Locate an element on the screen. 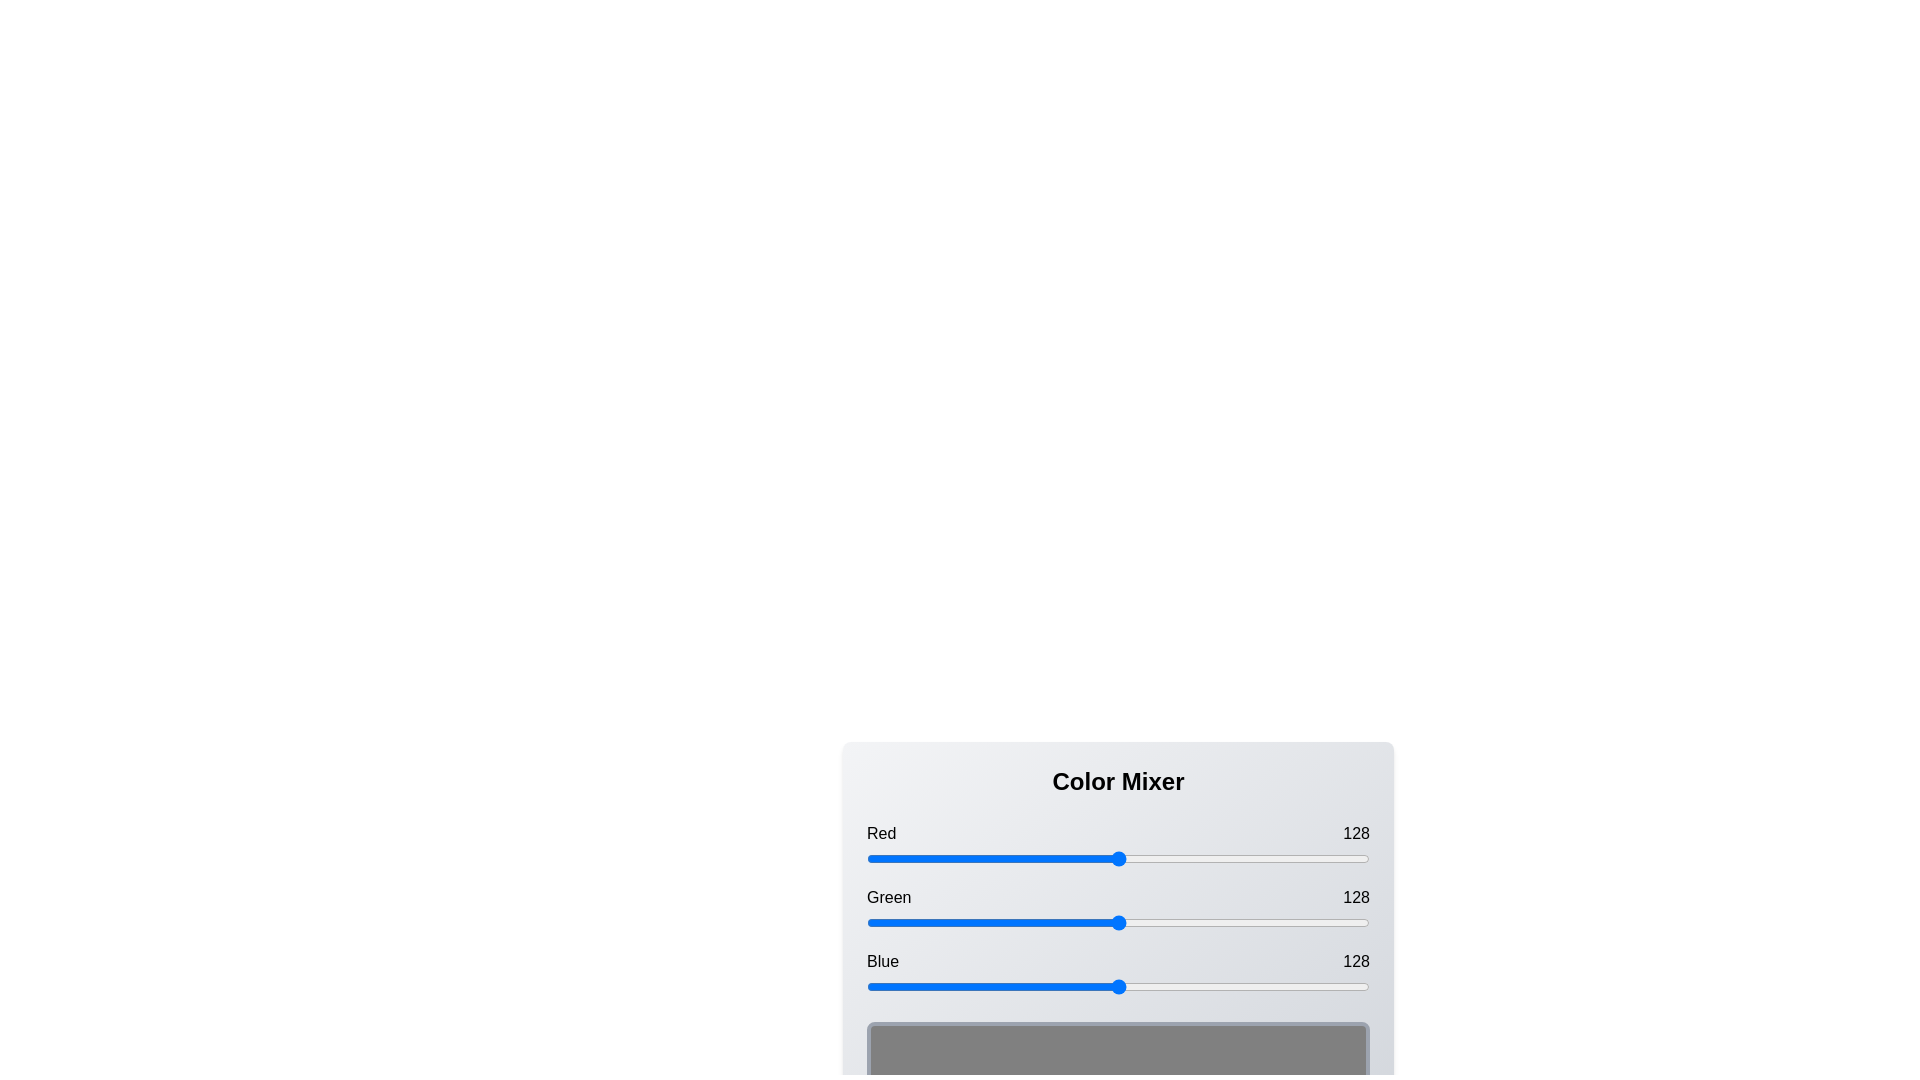 This screenshot has height=1080, width=1920. the green slider to set its value to 221 is located at coordinates (1302, 922).